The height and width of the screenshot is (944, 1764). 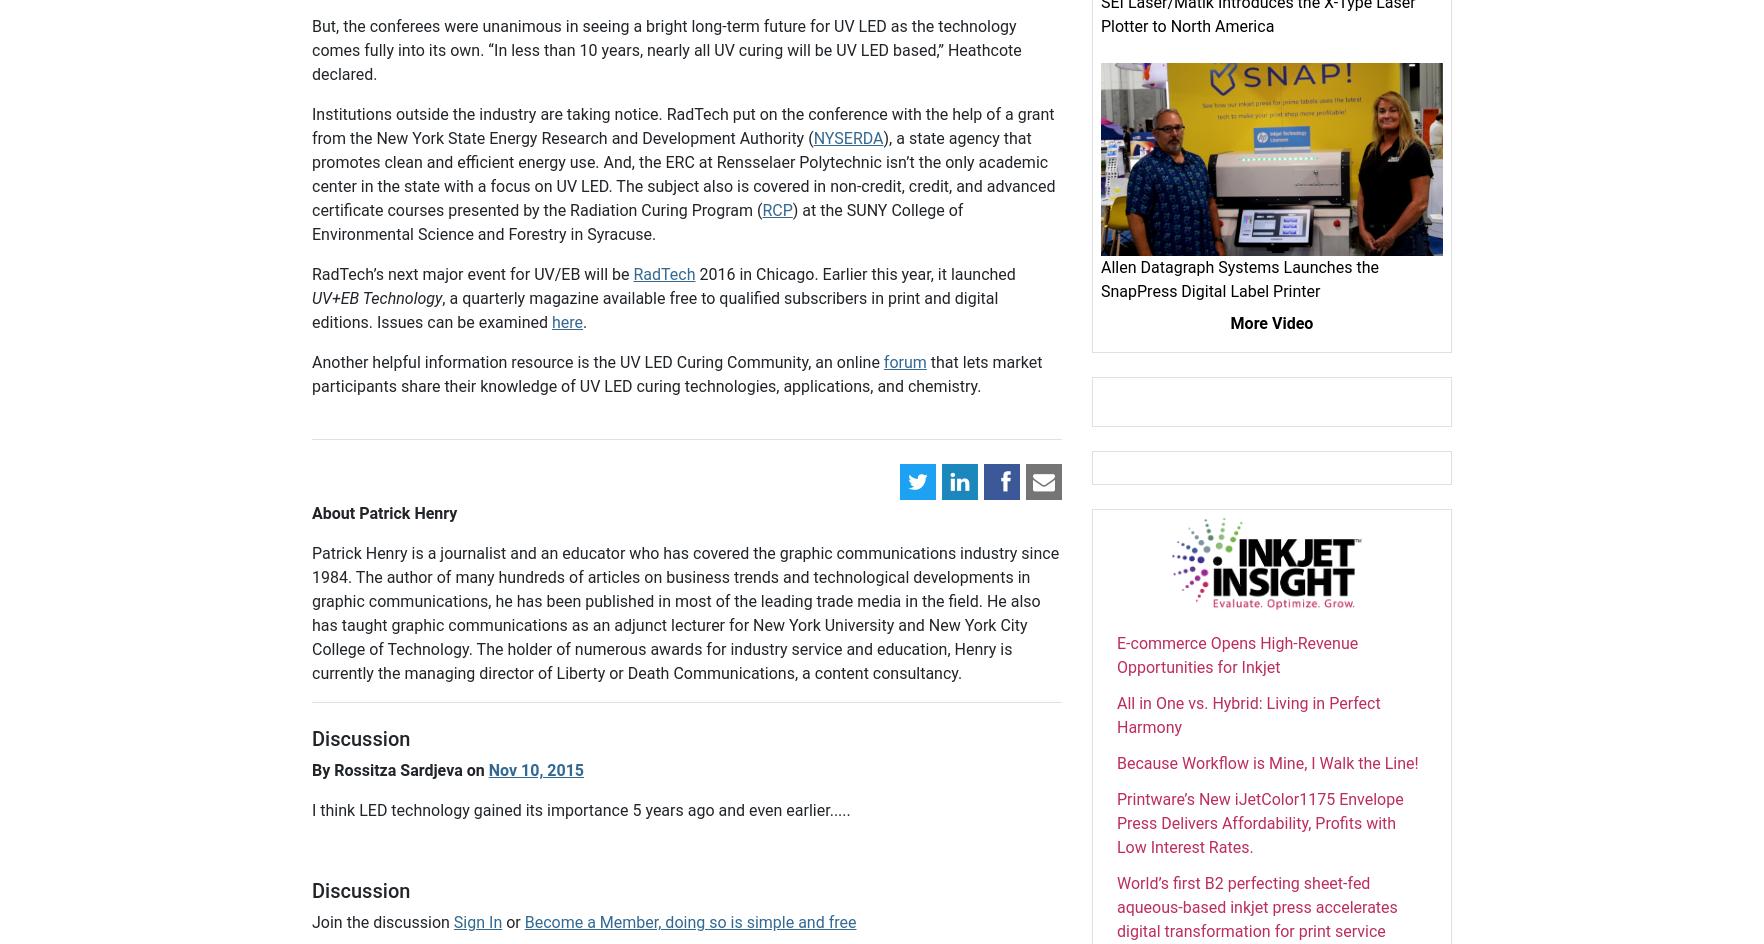 What do you see at coordinates (663, 274) in the screenshot?
I see `'RadTech'` at bounding box center [663, 274].